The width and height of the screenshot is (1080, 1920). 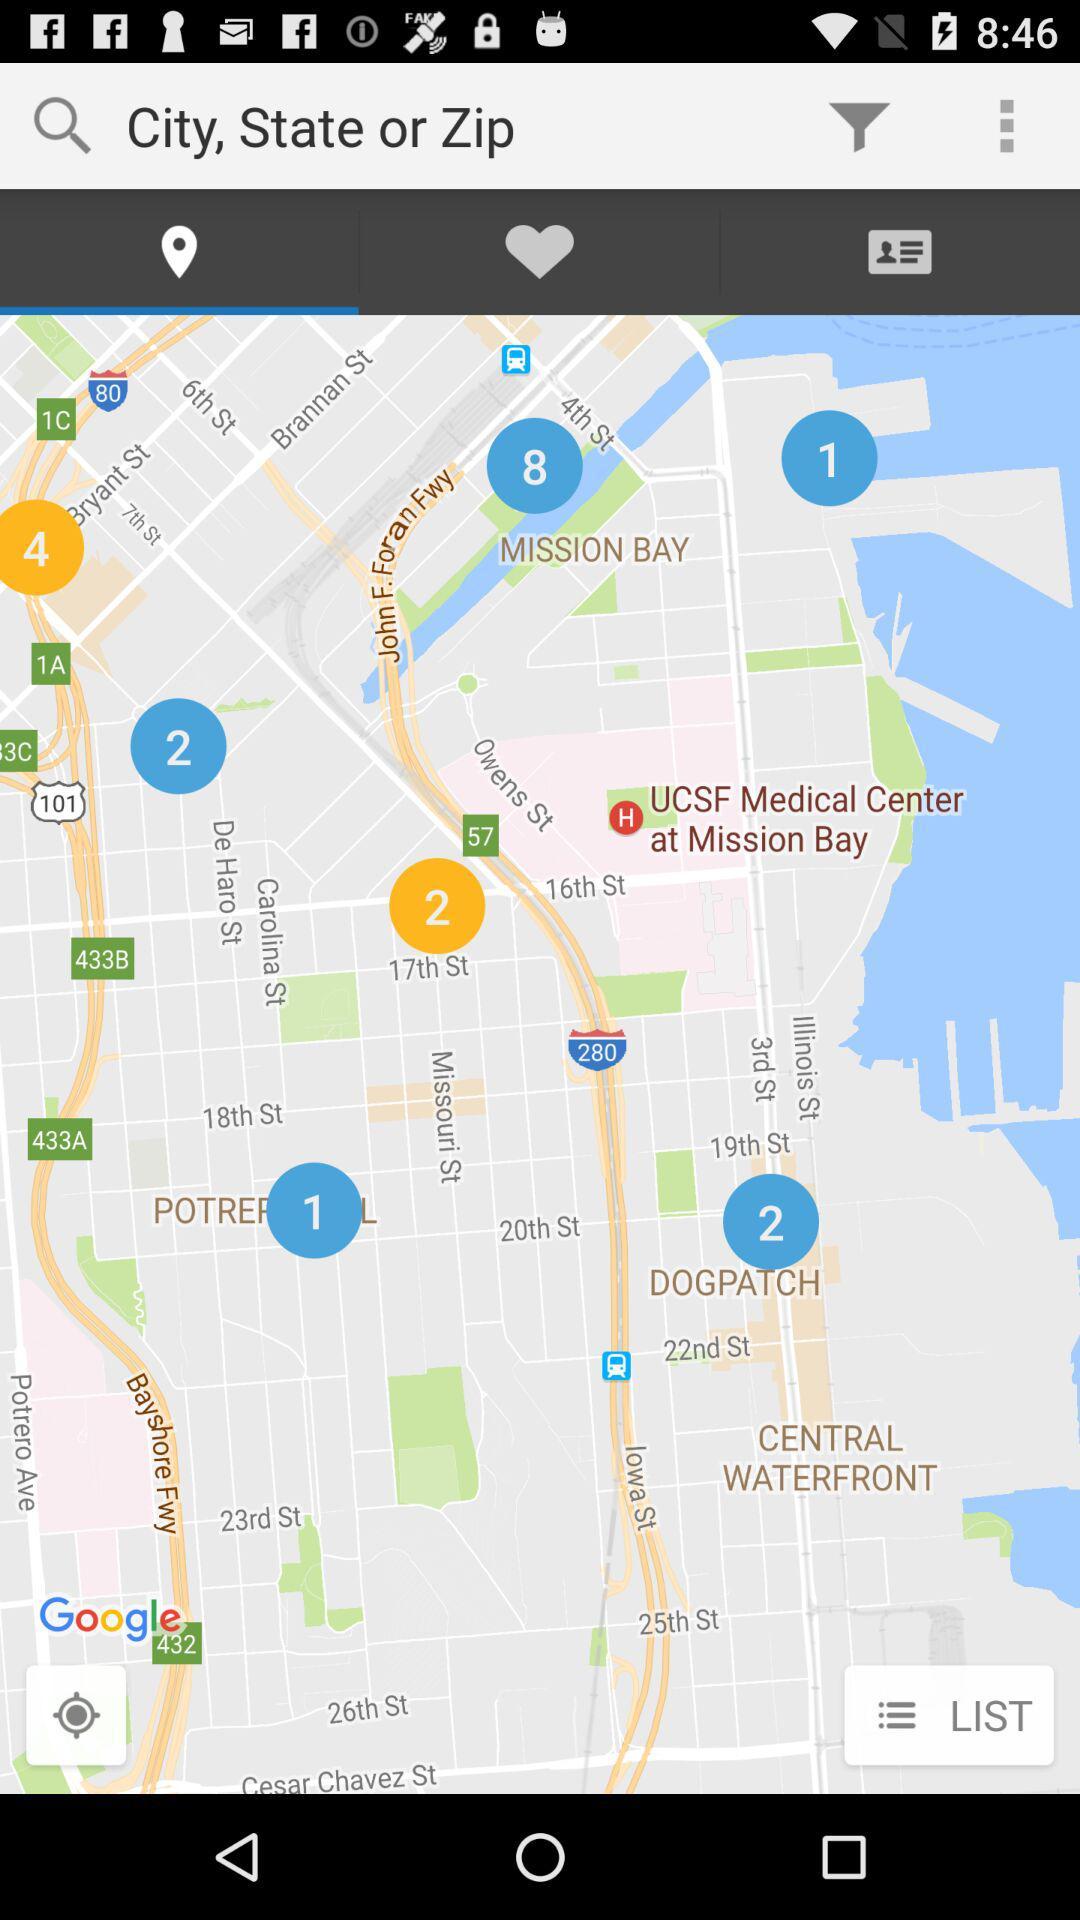 I want to click on the location_crosshair icon, so click(x=75, y=1838).